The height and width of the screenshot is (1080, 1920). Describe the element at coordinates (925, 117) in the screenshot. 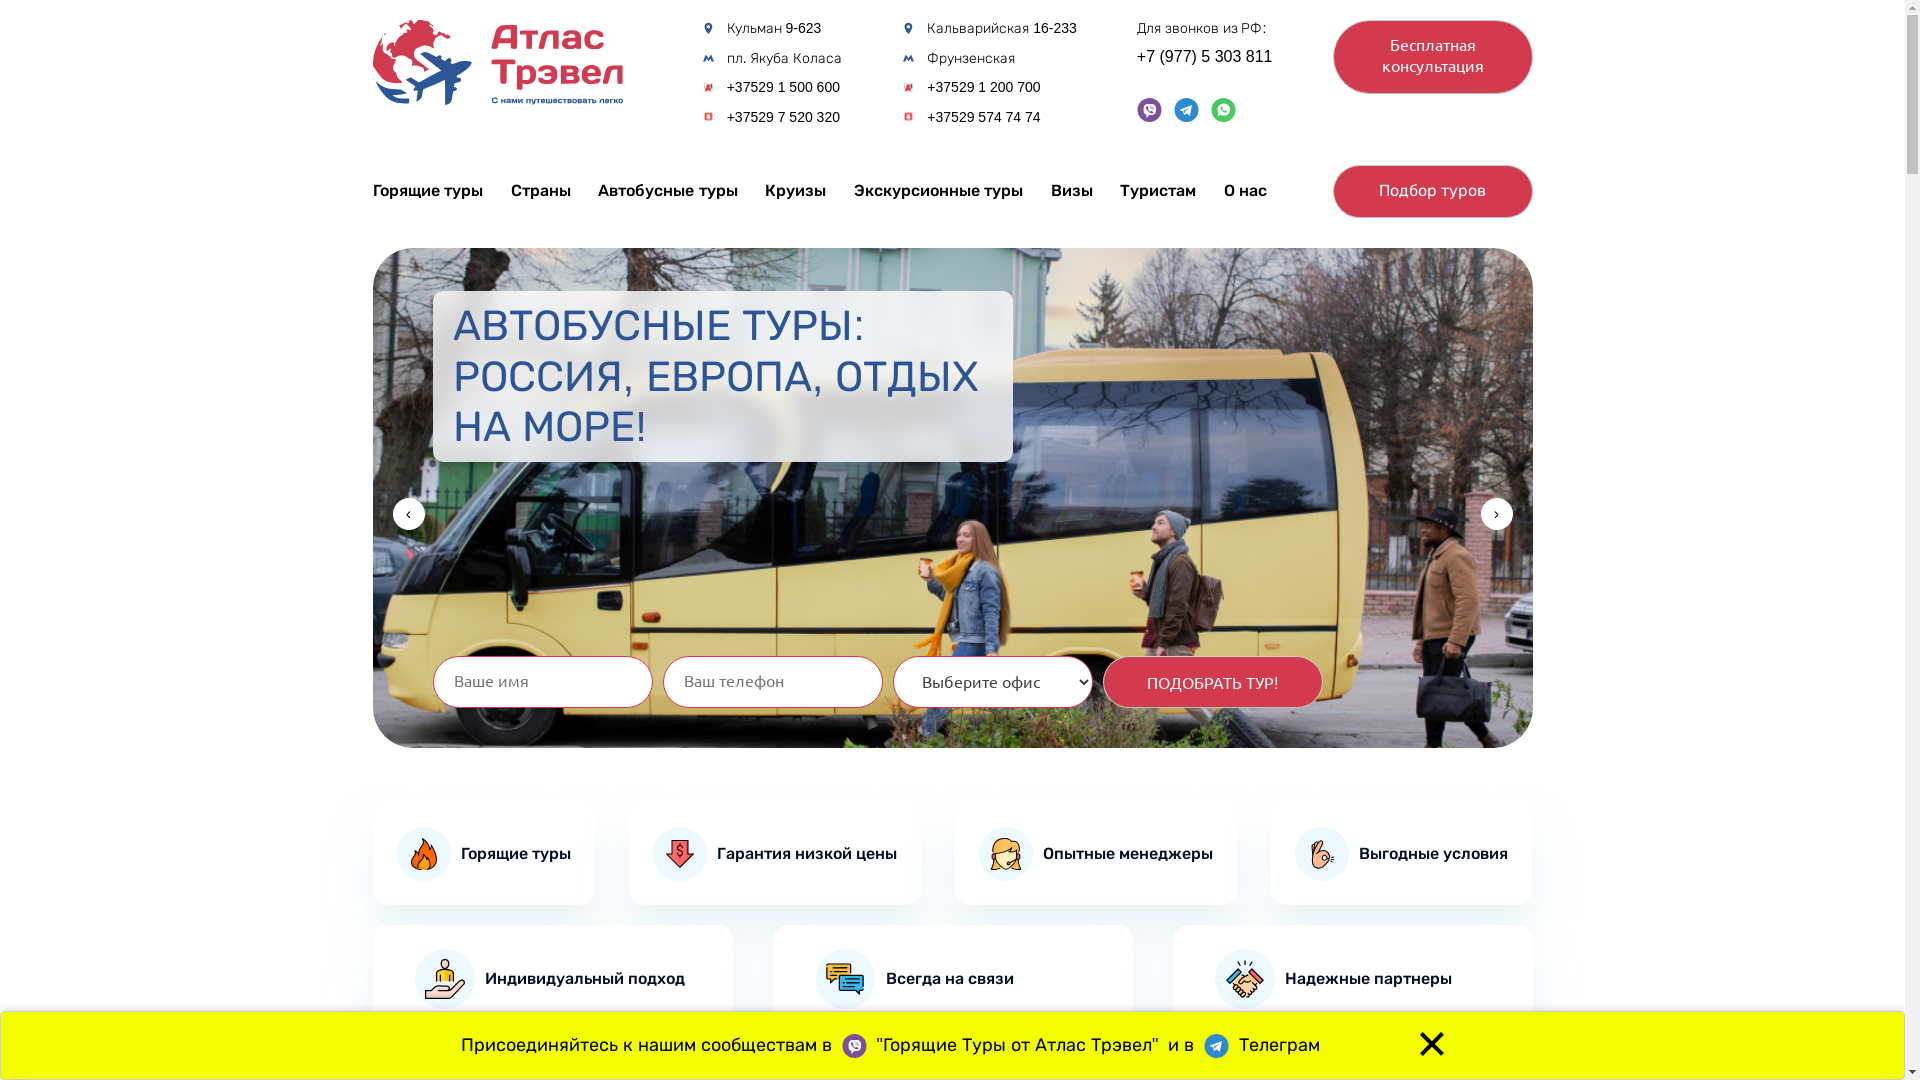

I see `'+37529 574 74 74'` at that location.